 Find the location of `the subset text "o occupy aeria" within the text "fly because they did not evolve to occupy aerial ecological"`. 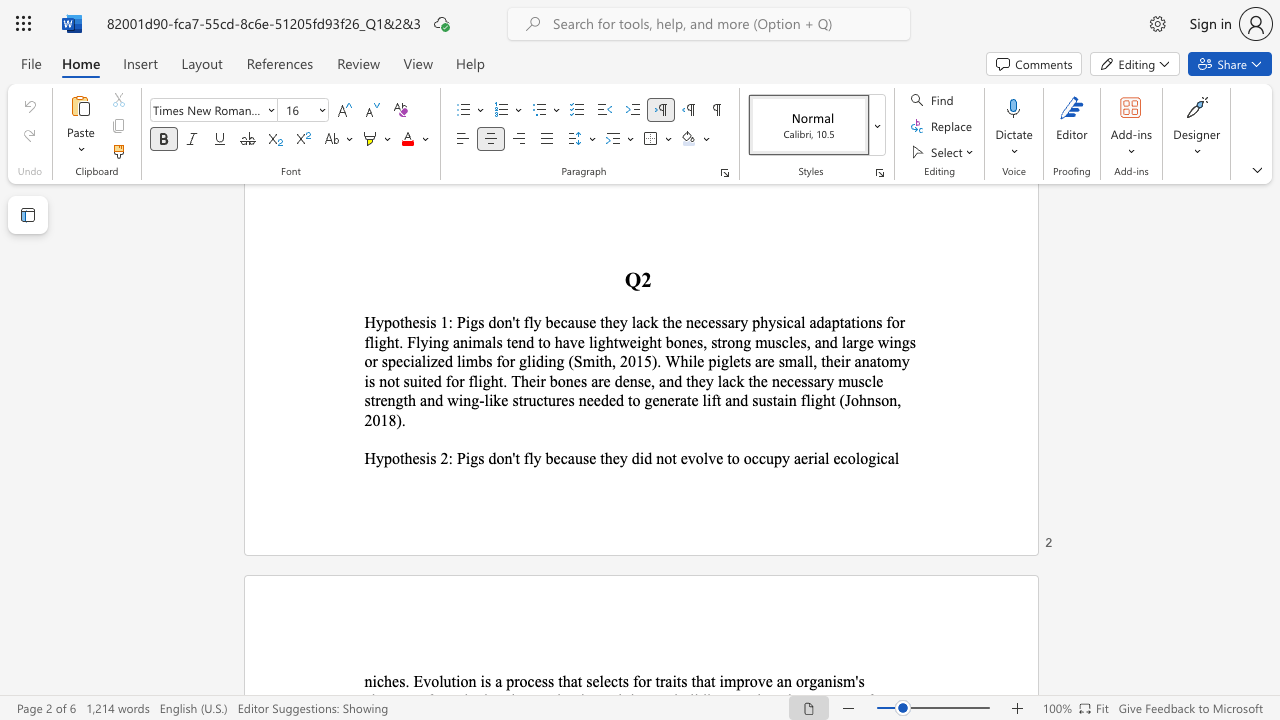

the subset text "o occupy aeria" within the text "fly because they did not evolve to occupy aerial ecological" is located at coordinates (730, 458).